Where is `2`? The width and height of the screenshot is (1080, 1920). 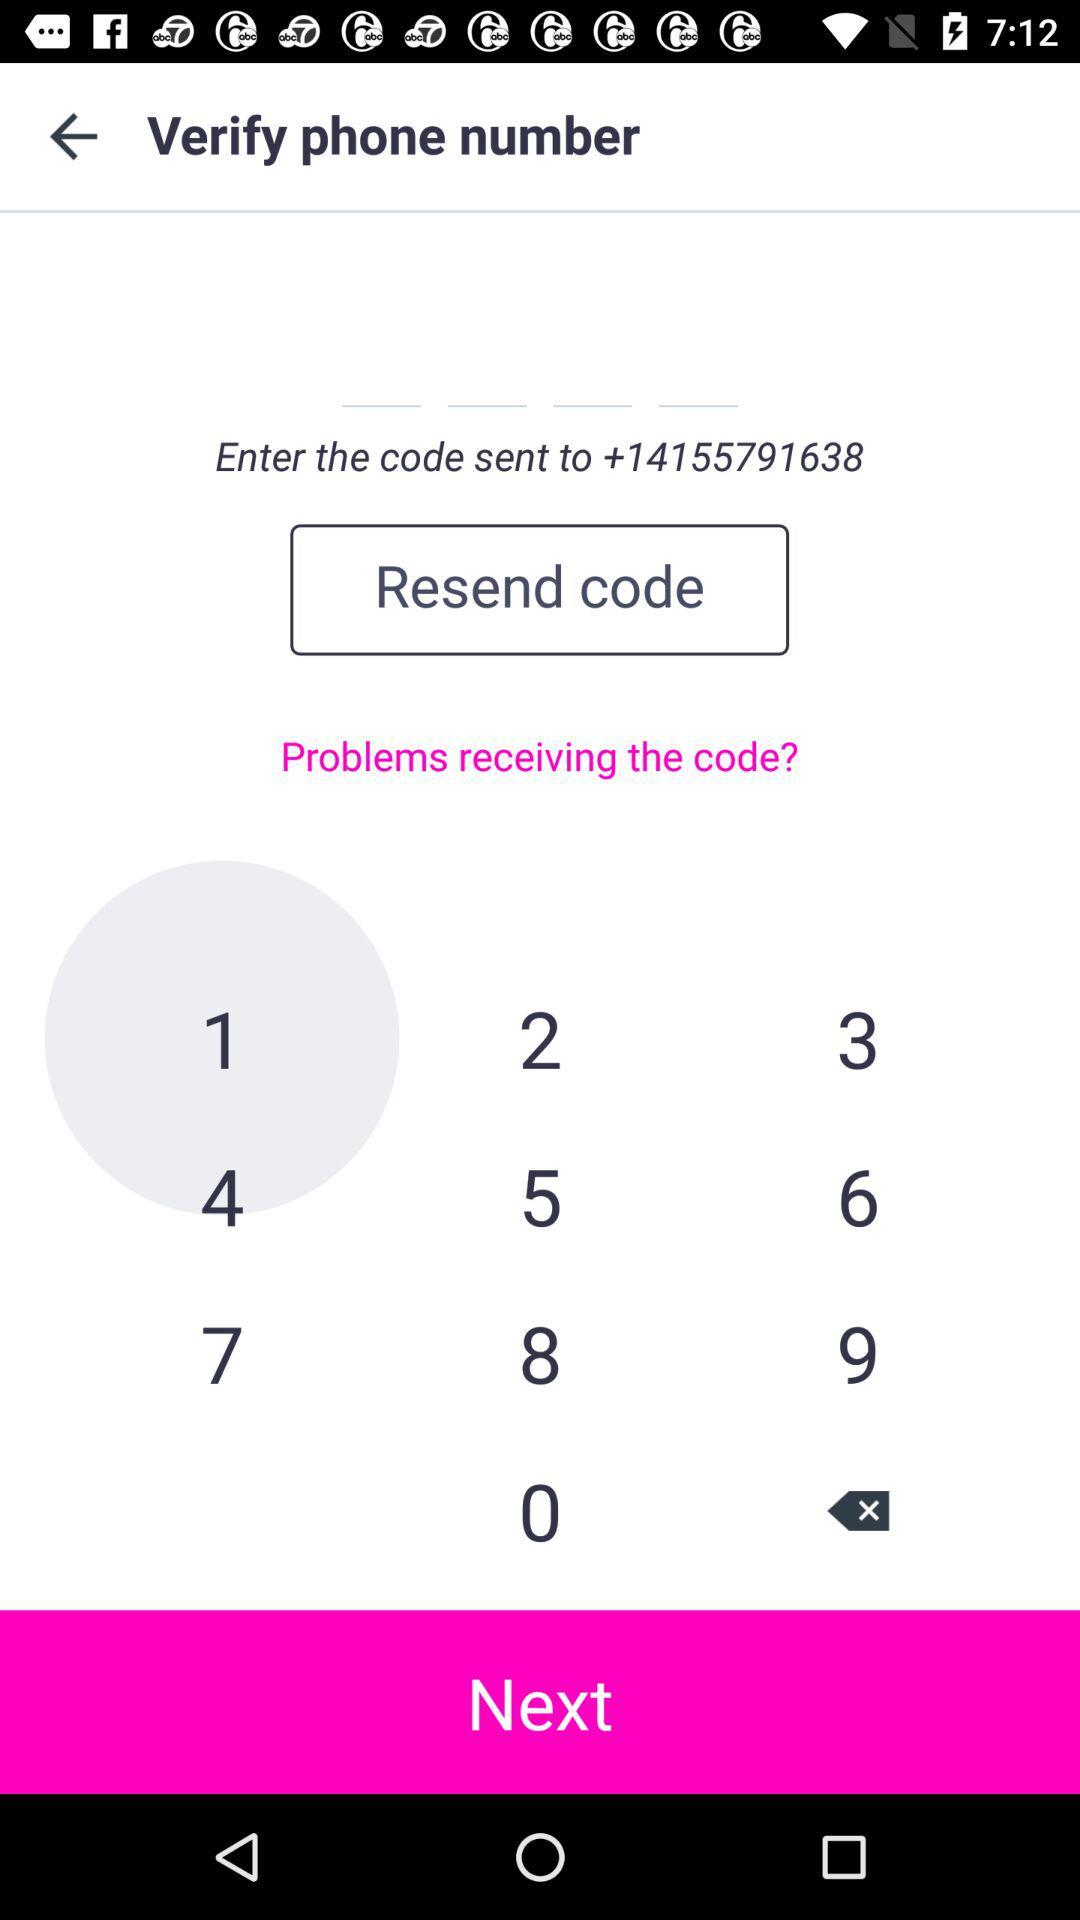 2 is located at coordinates (540, 1037).